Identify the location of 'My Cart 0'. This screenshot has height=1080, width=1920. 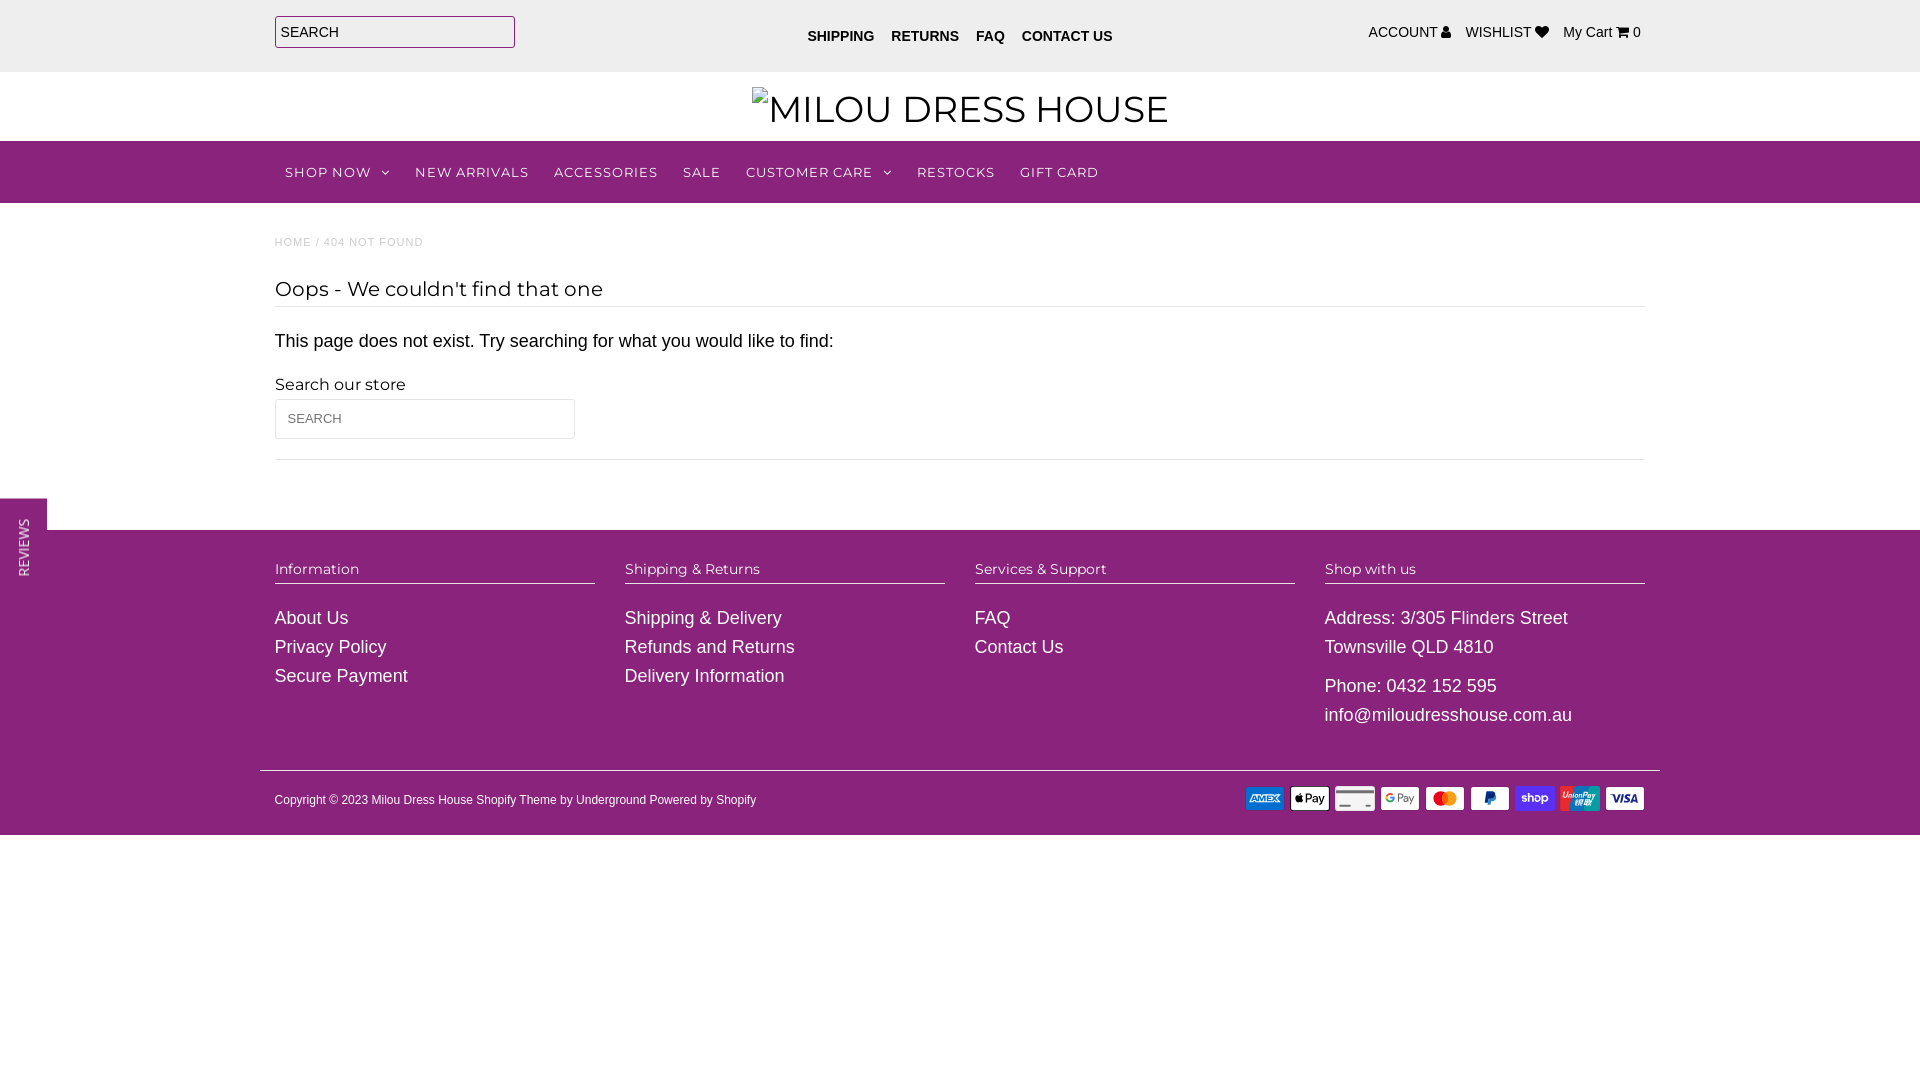
(1596, 31).